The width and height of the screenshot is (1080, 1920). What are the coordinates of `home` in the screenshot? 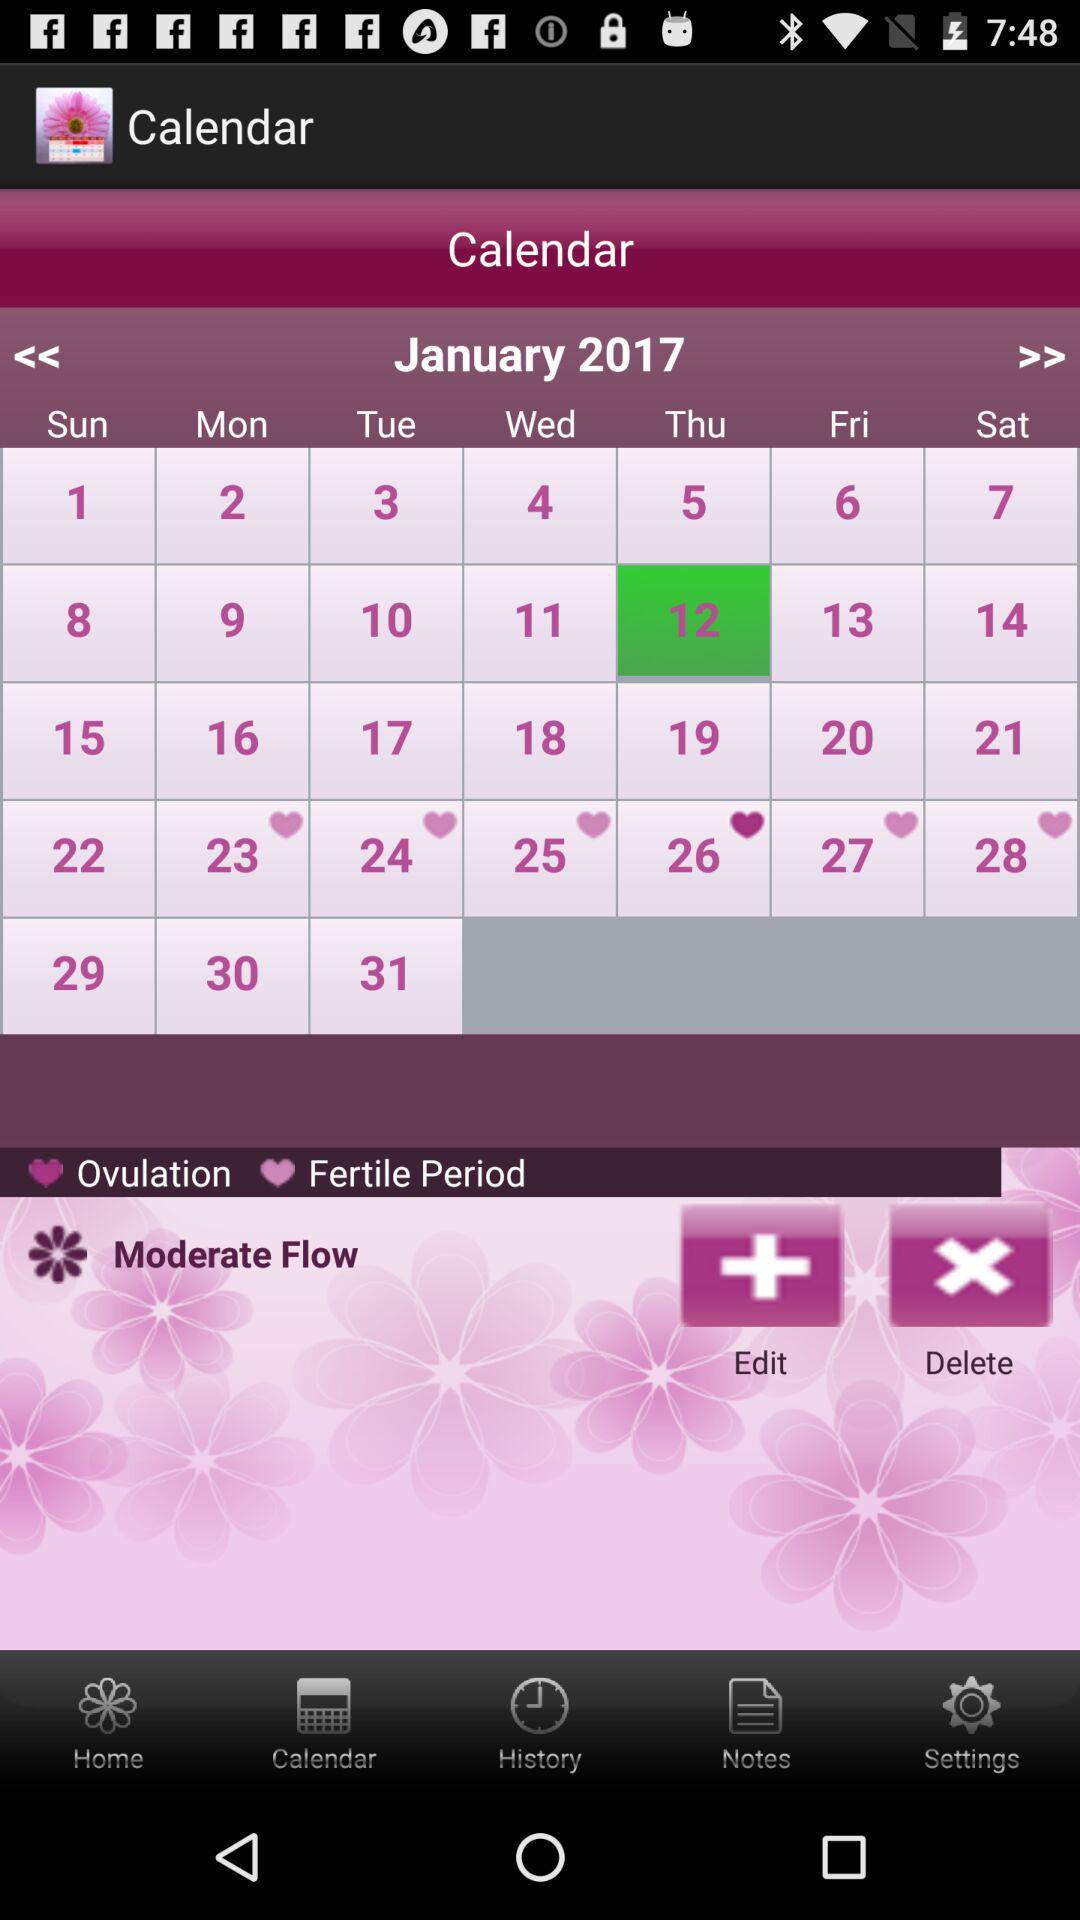 It's located at (108, 1721).